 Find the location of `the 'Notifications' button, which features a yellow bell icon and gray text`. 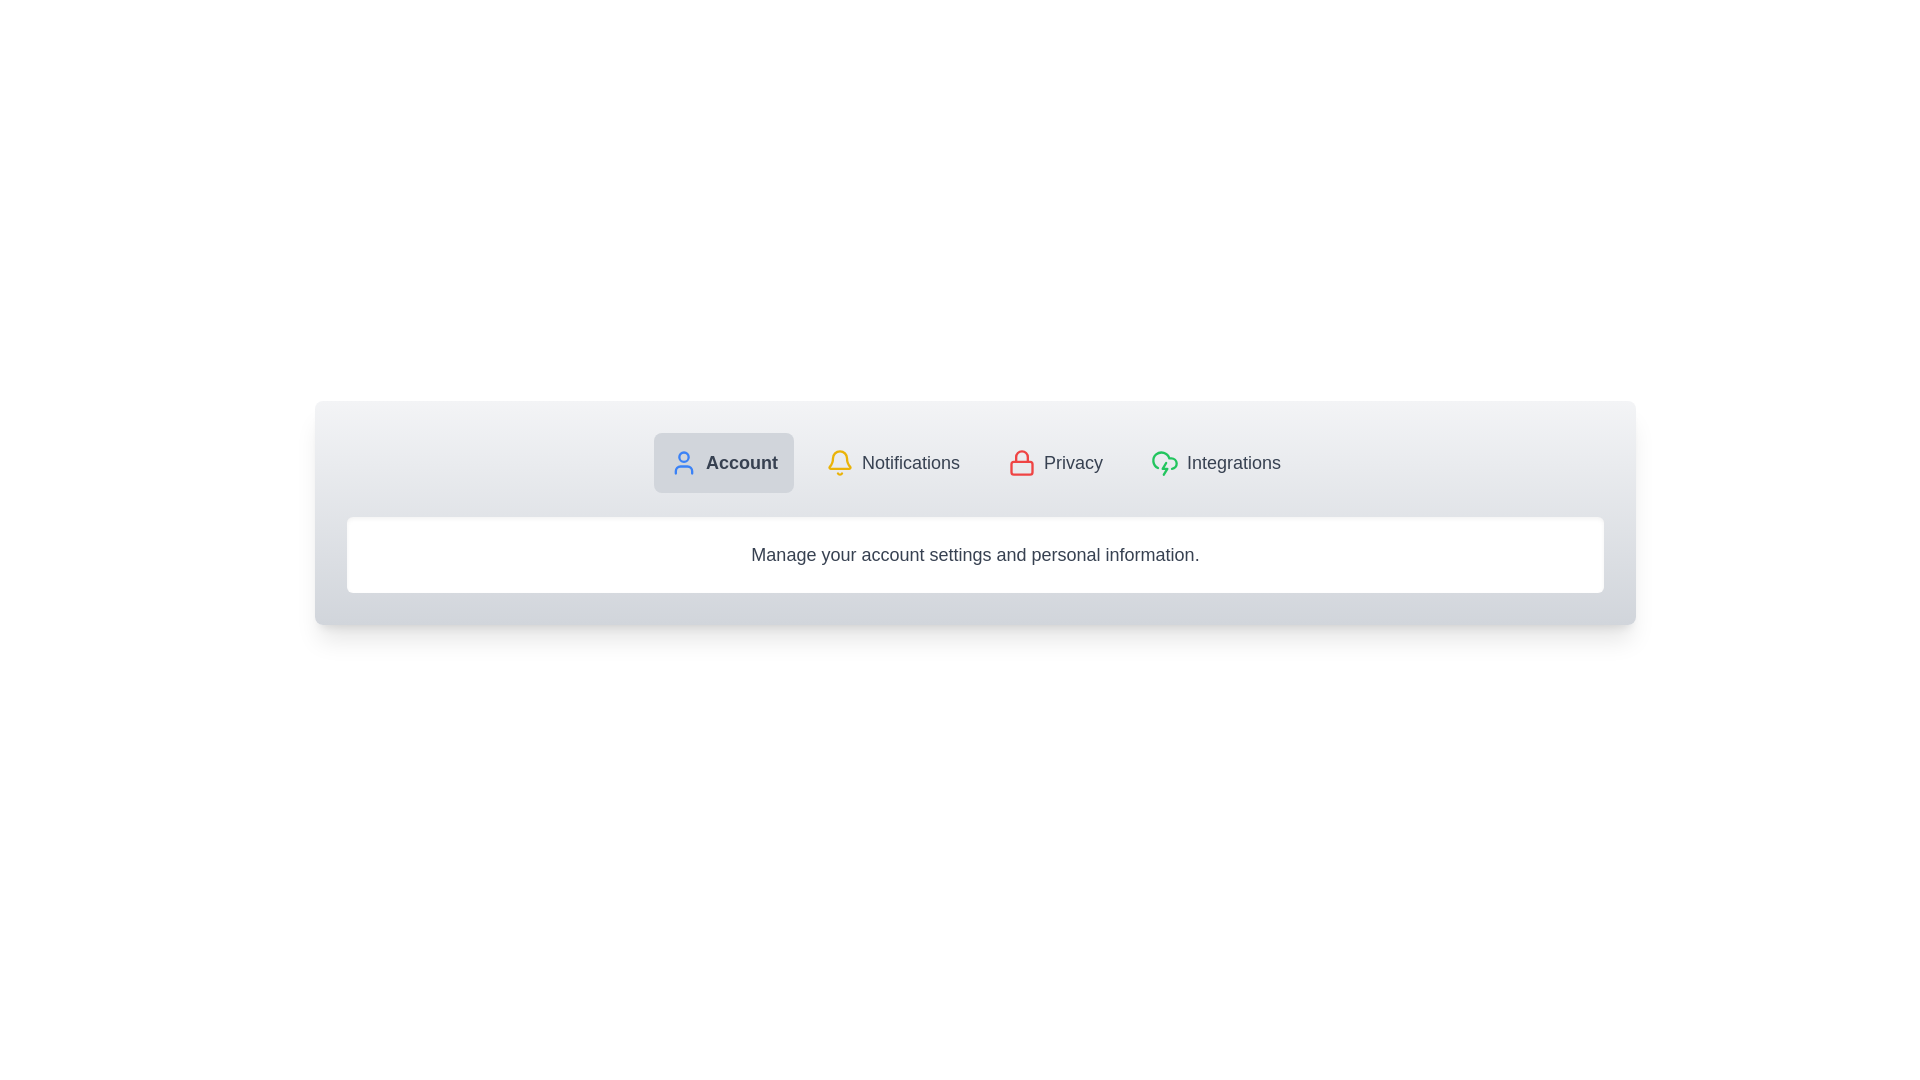

the 'Notifications' button, which features a yellow bell icon and gray text is located at coordinates (891, 462).